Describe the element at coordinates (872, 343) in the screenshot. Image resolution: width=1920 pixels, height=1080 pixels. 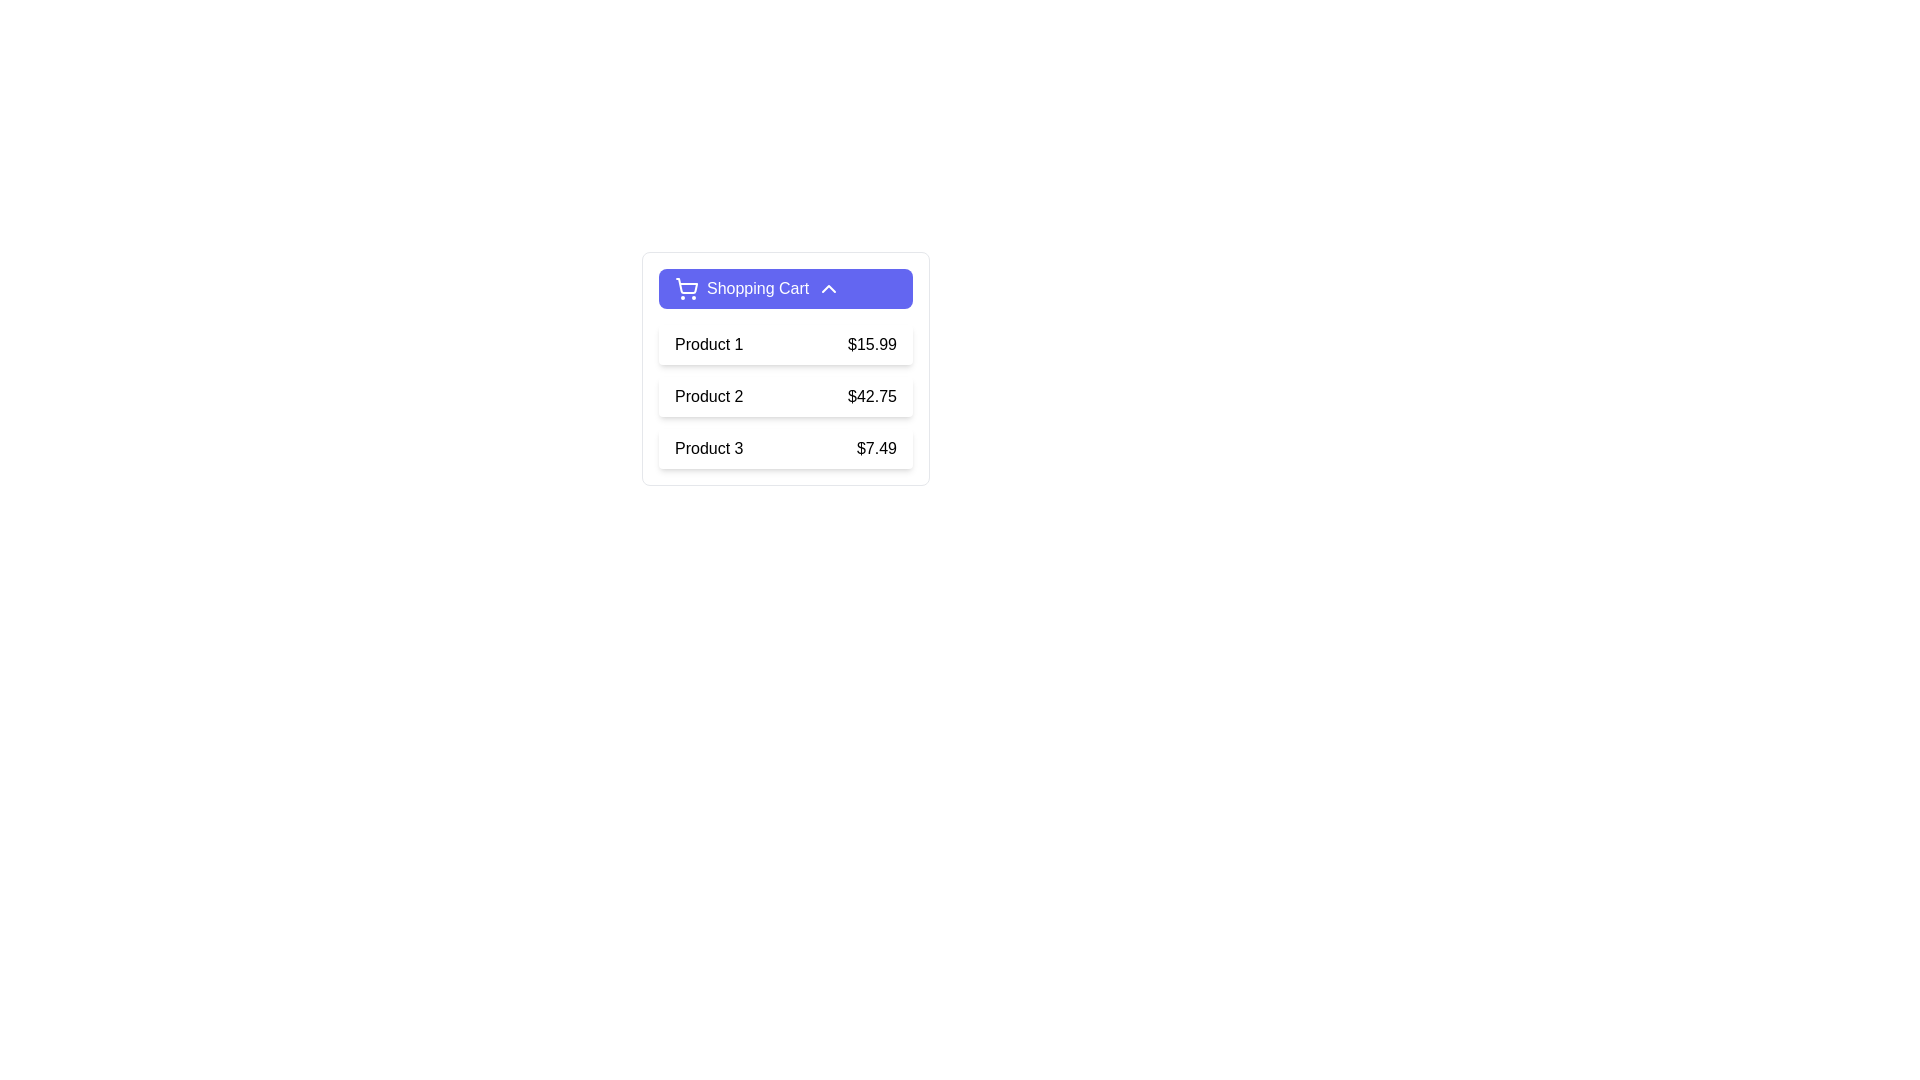
I see `the price label displaying '$15.99', which is positioned to the right of 'Product 1' in the first entry of the list` at that location.